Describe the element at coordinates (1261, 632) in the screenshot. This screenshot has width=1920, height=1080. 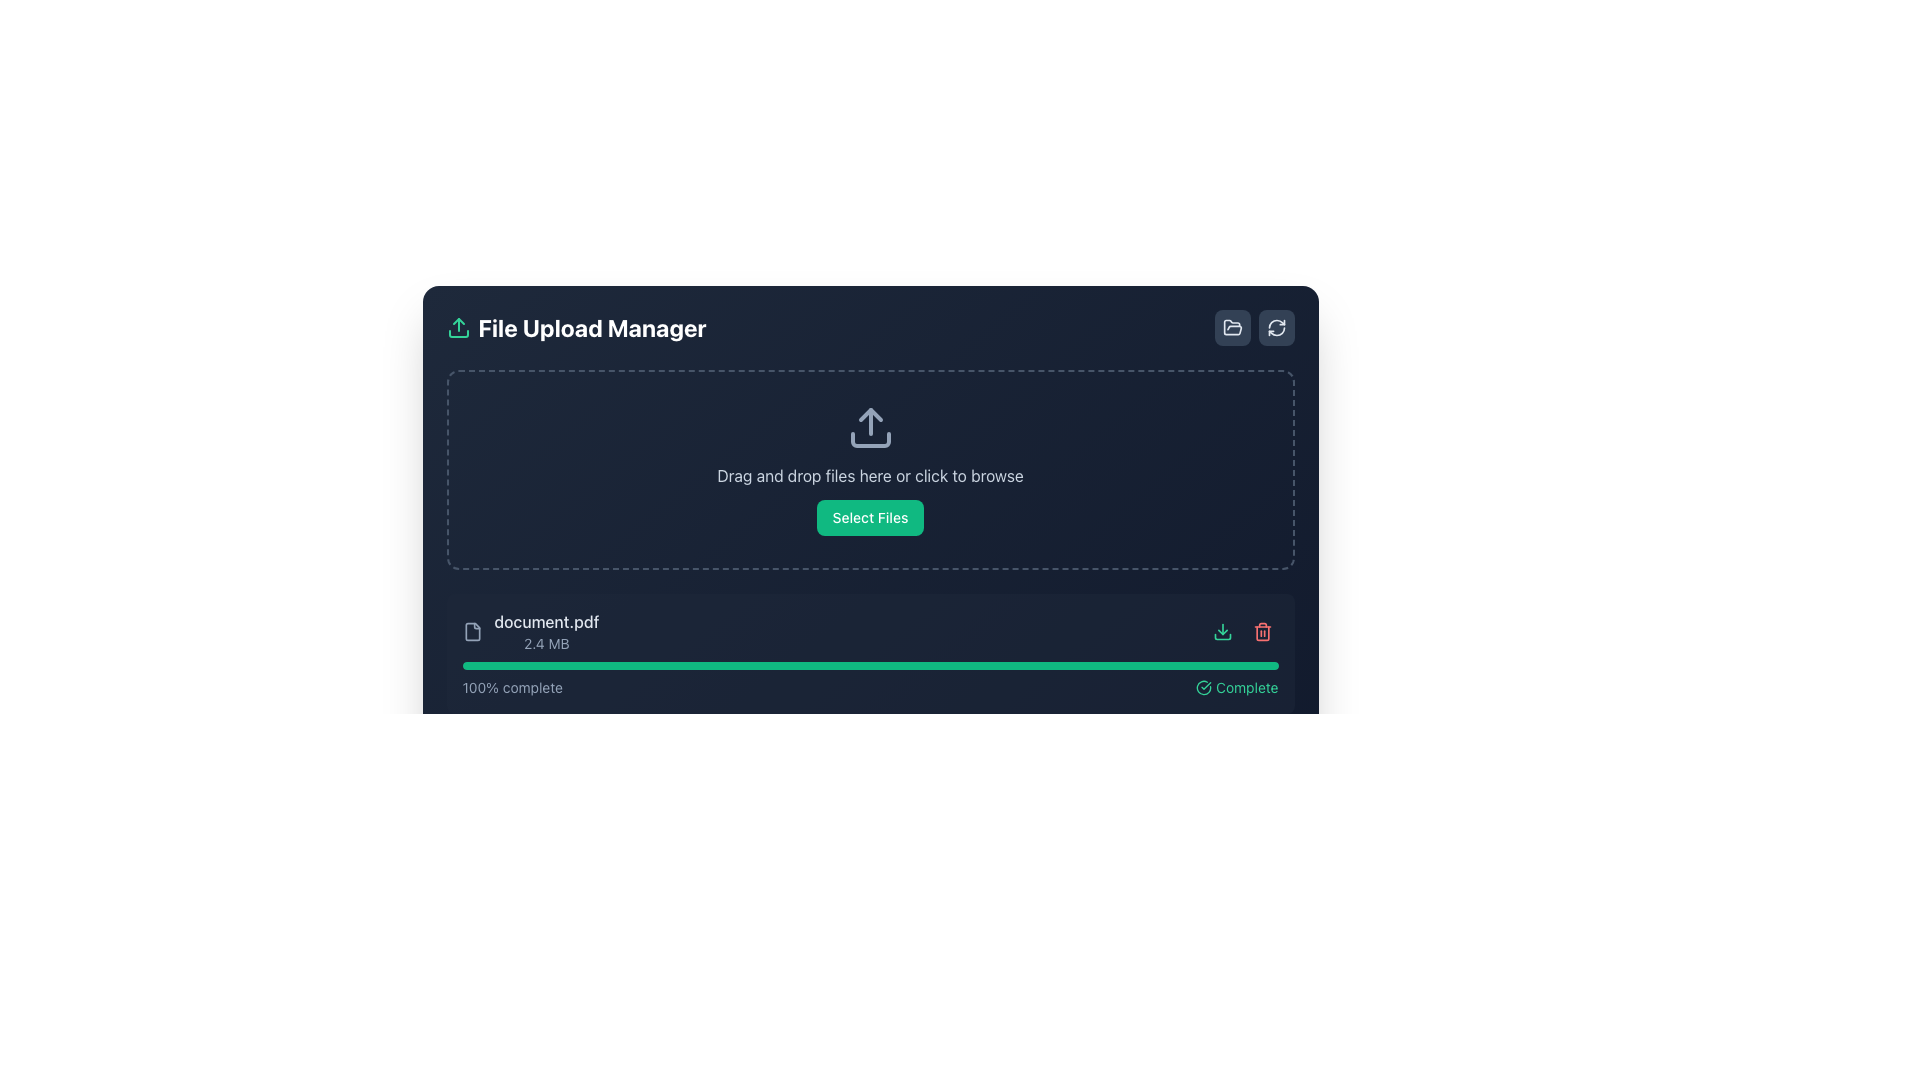
I see `the delete button with an embedded icon located at the bottom-right corner of the file entry row, which is the second interactive element after the download button` at that location.